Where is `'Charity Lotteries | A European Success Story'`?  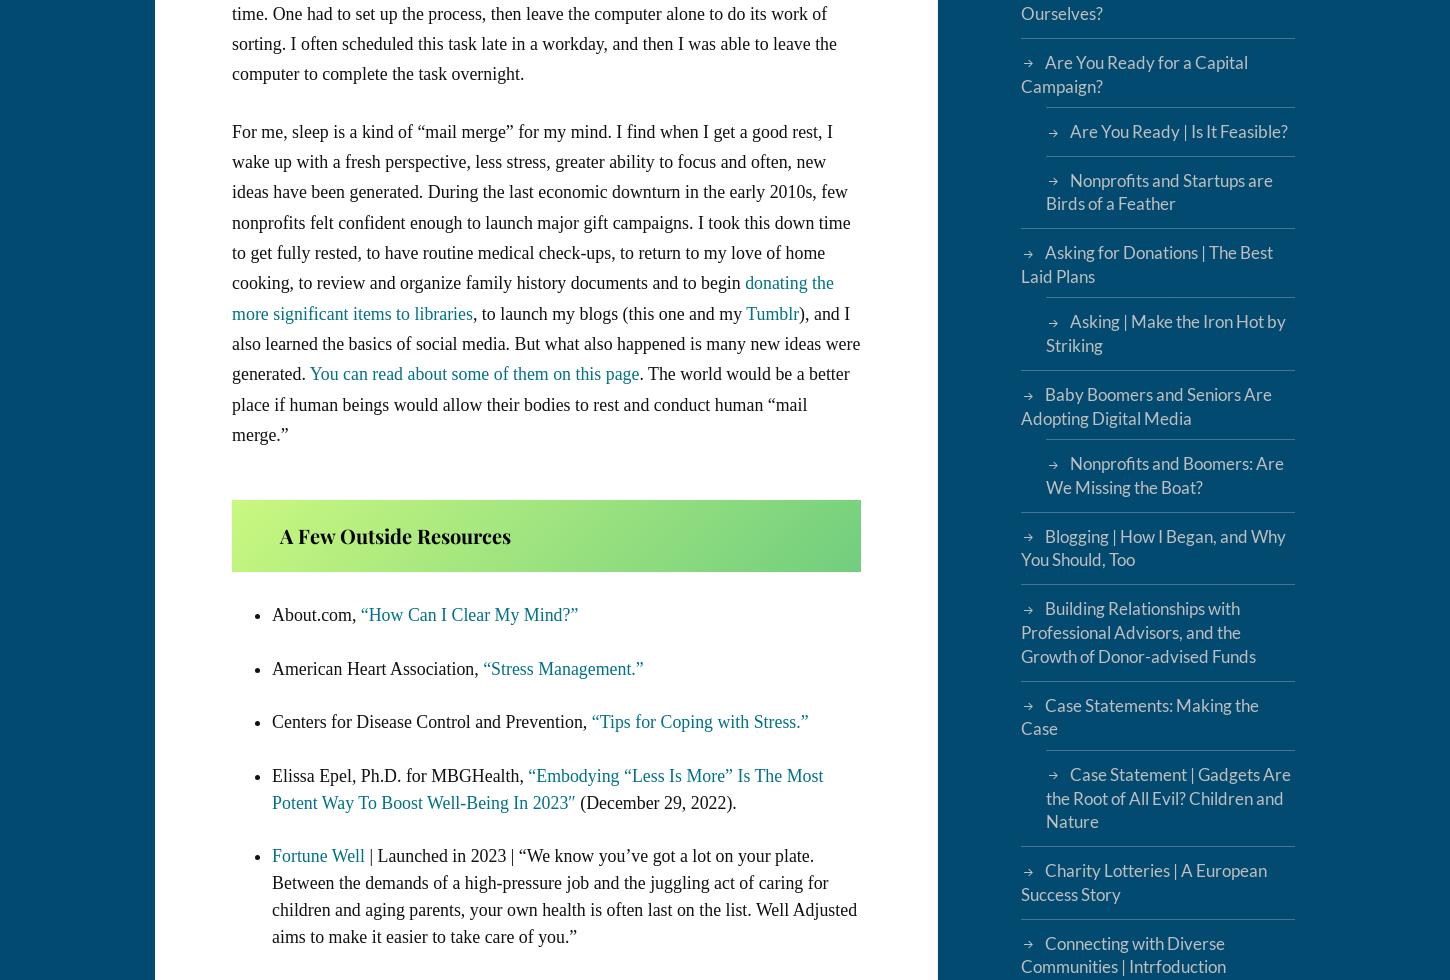 'Charity Lotteries | A European Success Story' is located at coordinates (1019, 882).